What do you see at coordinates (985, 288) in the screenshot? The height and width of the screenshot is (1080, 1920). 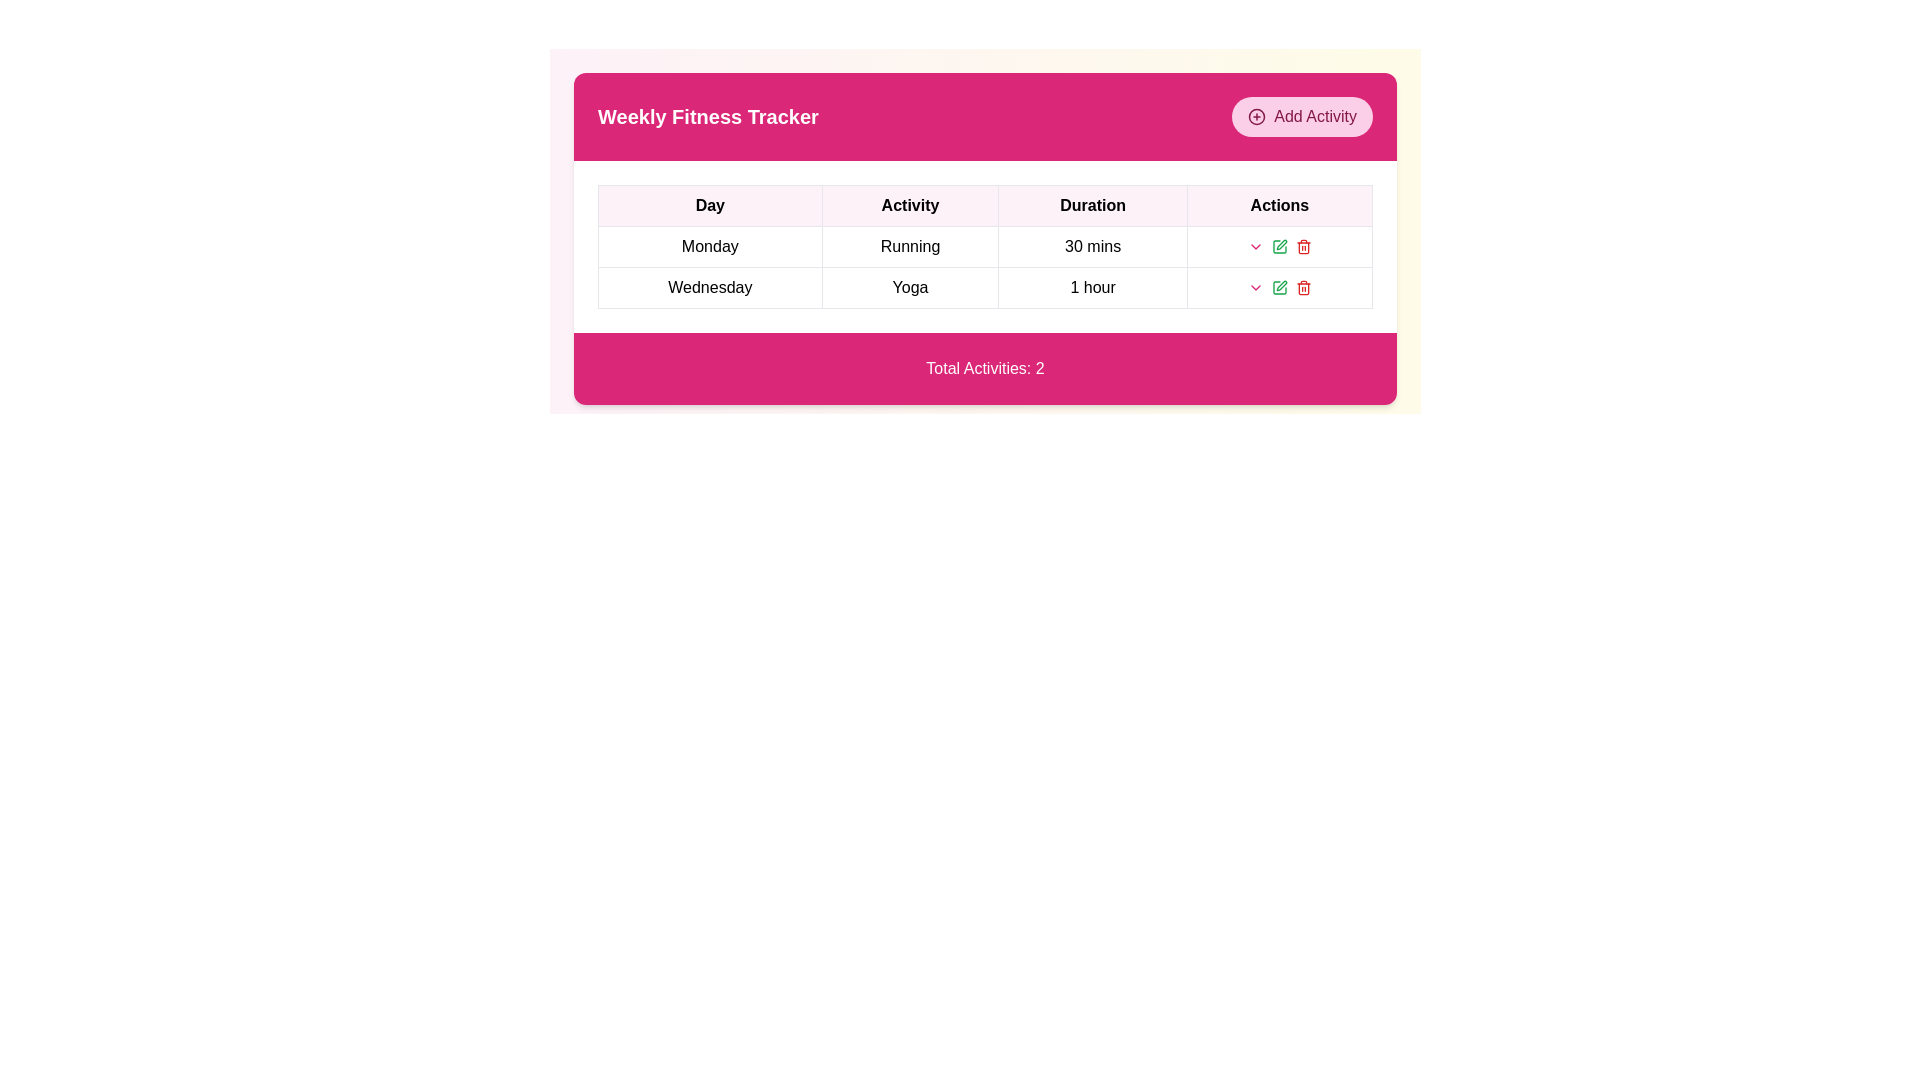 I see `the table row in the 'Weekly Fitness Tracker' section that contains 'Wednesday' under 'Day', 'Yoga' under 'Activity', and '1 hour' under 'Duration'` at bounding box center [985, 288].